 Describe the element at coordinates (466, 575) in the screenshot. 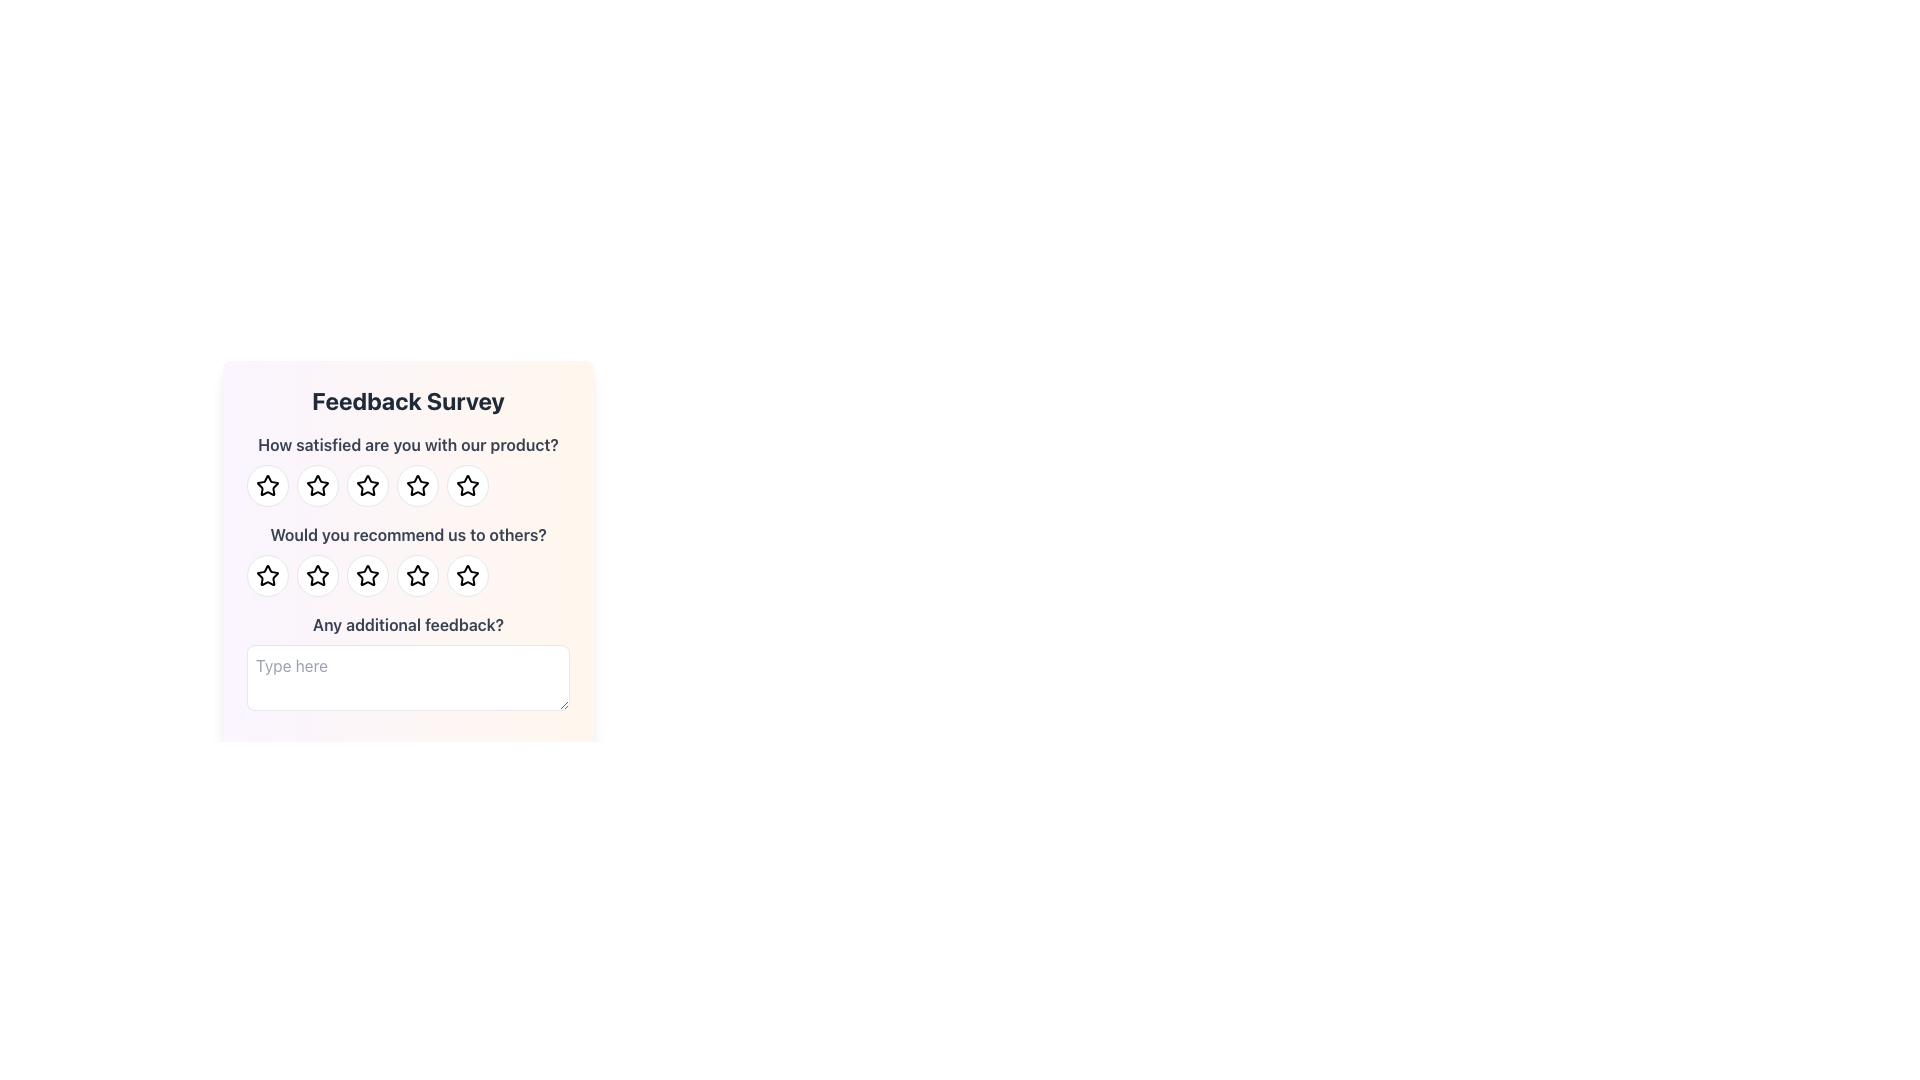

I see `the fourth star icon outlined in black under the label 'Would you recommend us to others?'` at that location.